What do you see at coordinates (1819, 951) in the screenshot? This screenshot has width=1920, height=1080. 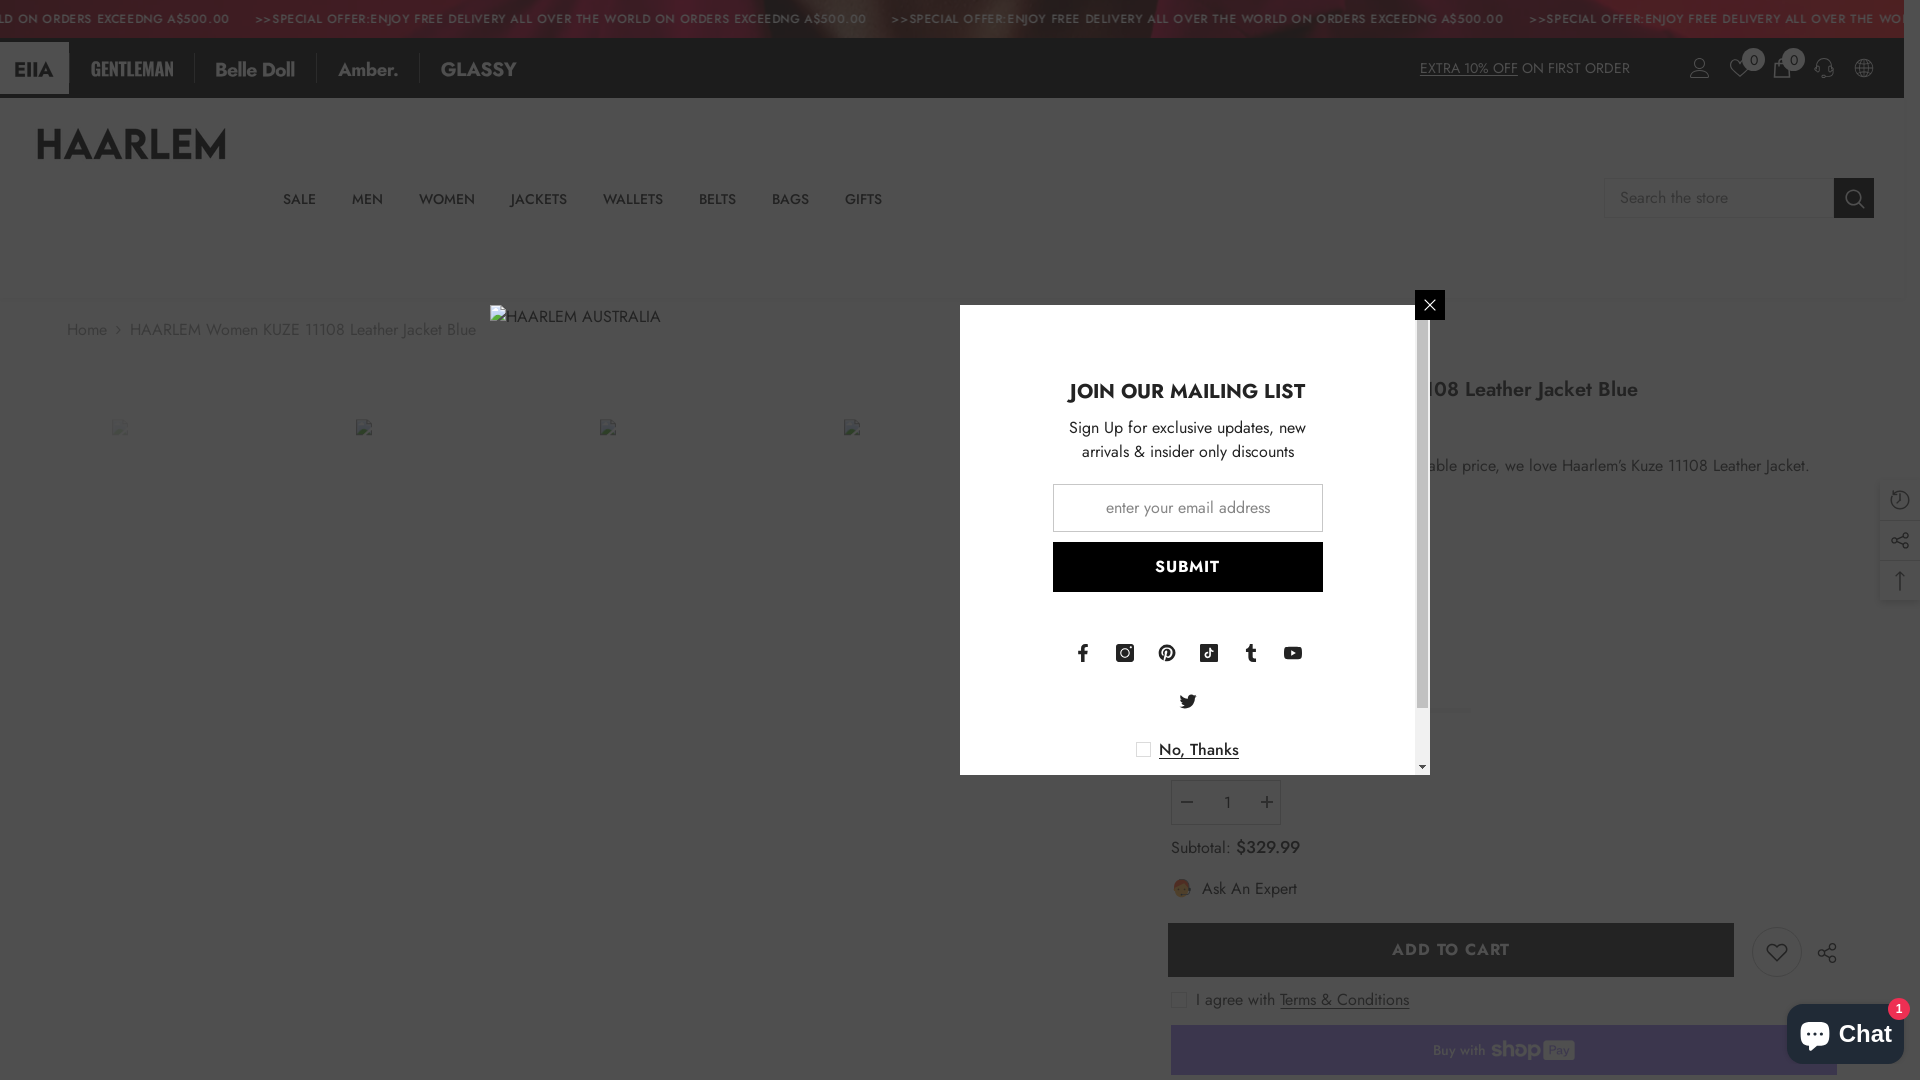 I see `'SHARE'` at bounding box center [1819, 951].